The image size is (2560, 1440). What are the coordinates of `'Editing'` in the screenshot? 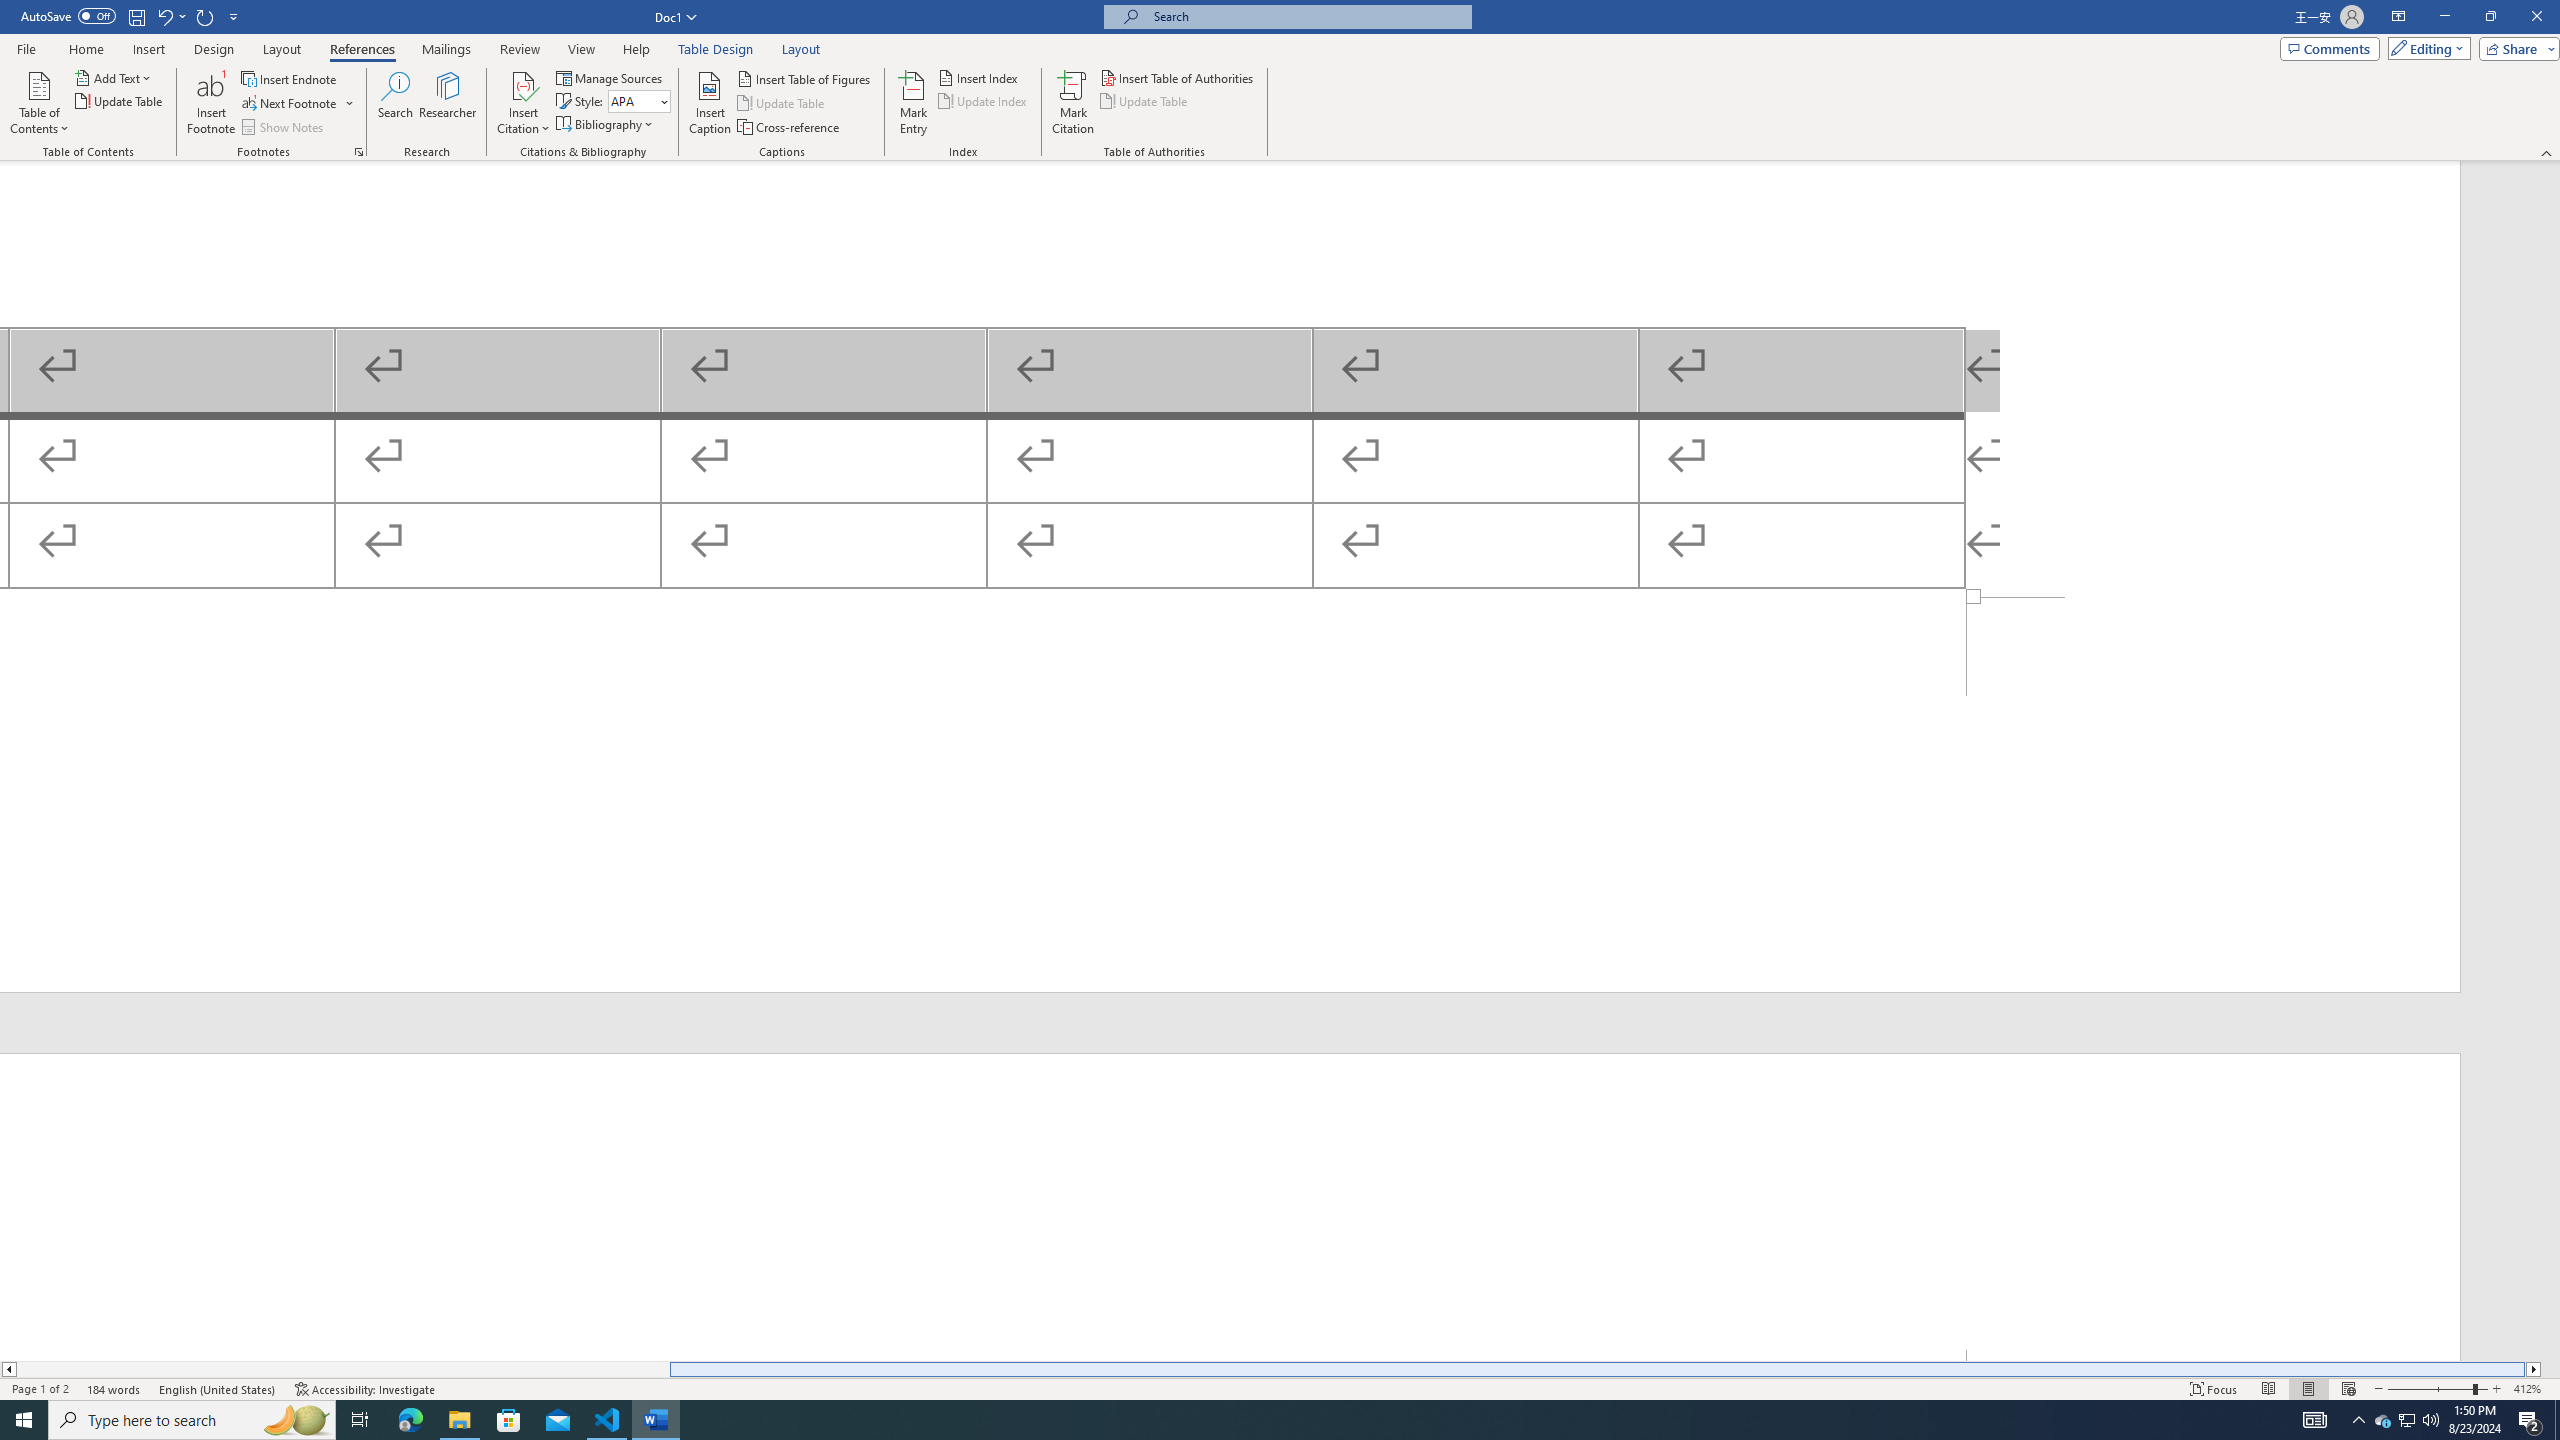 It's located at (2425, 47).